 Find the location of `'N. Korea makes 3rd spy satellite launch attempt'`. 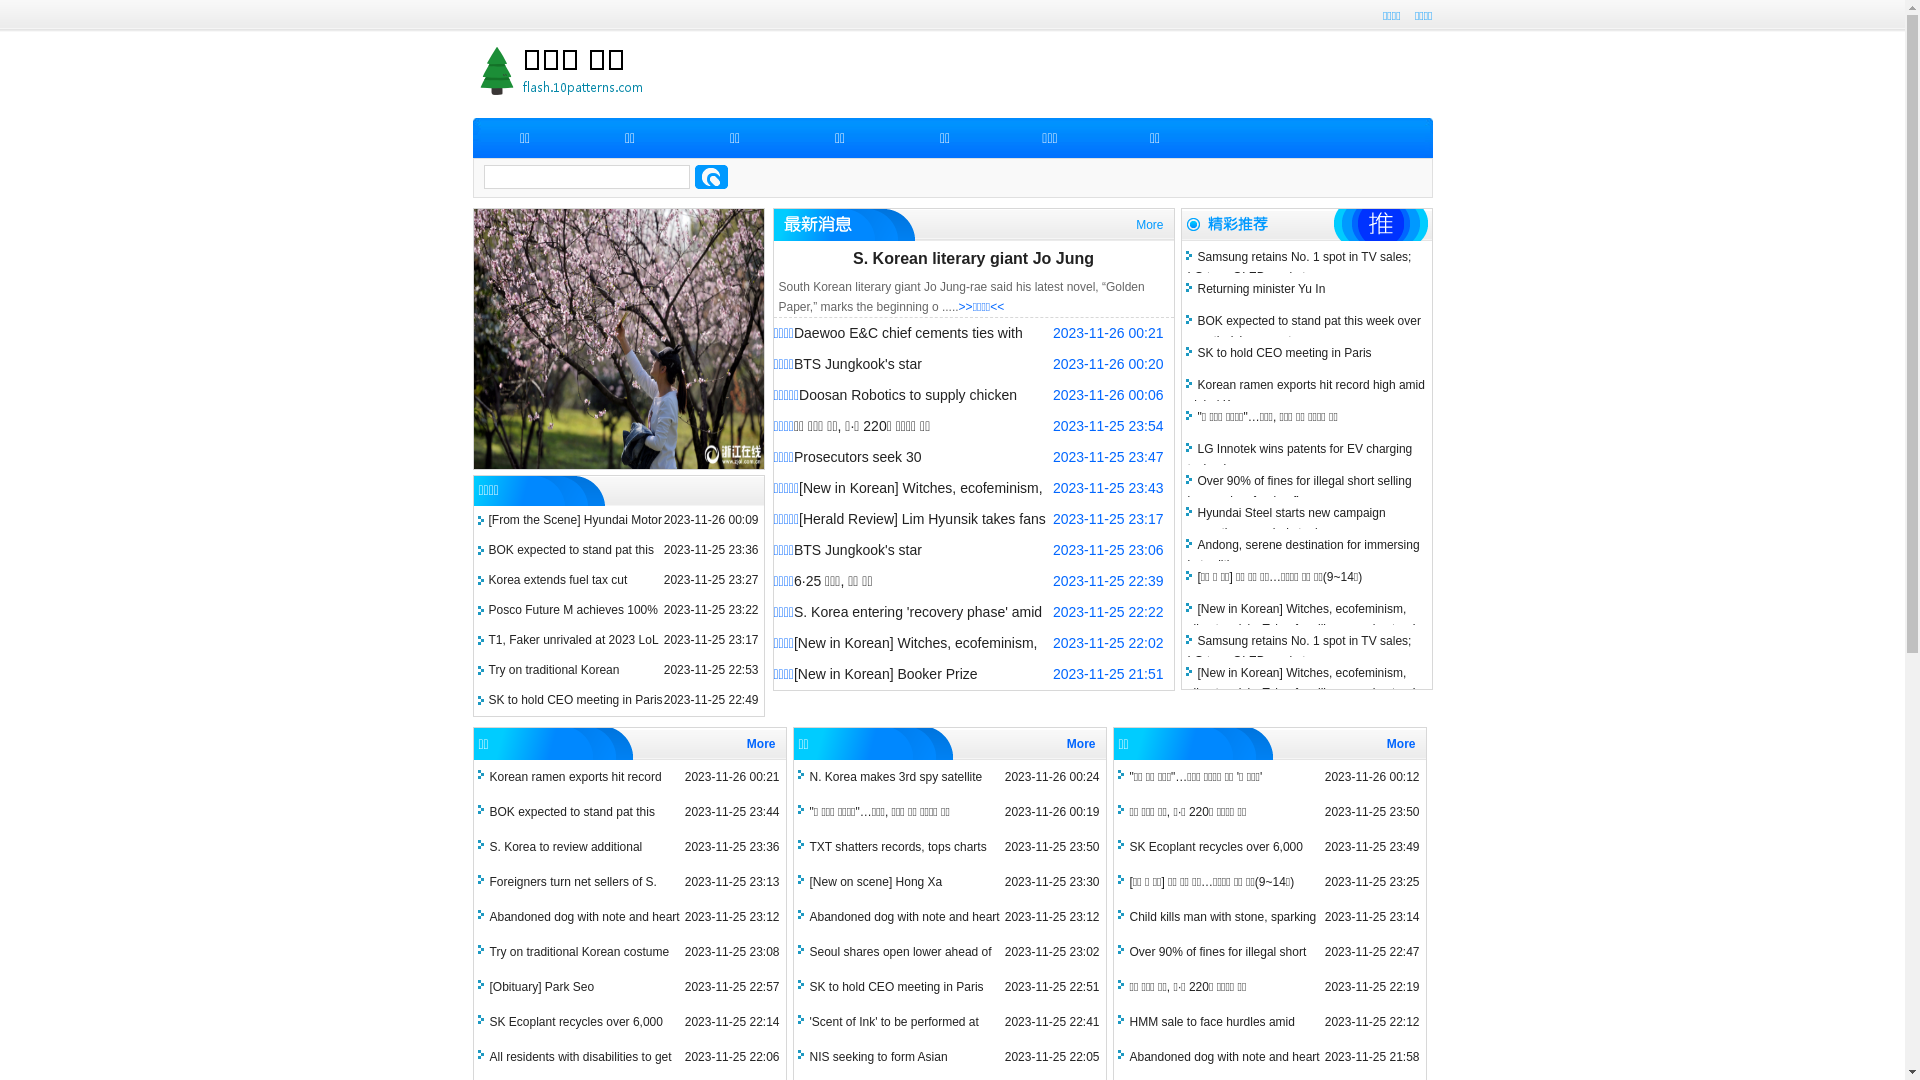

'N. Korea makes 3rd spy satellite launch attempt' is located at coordinates (800, 787).